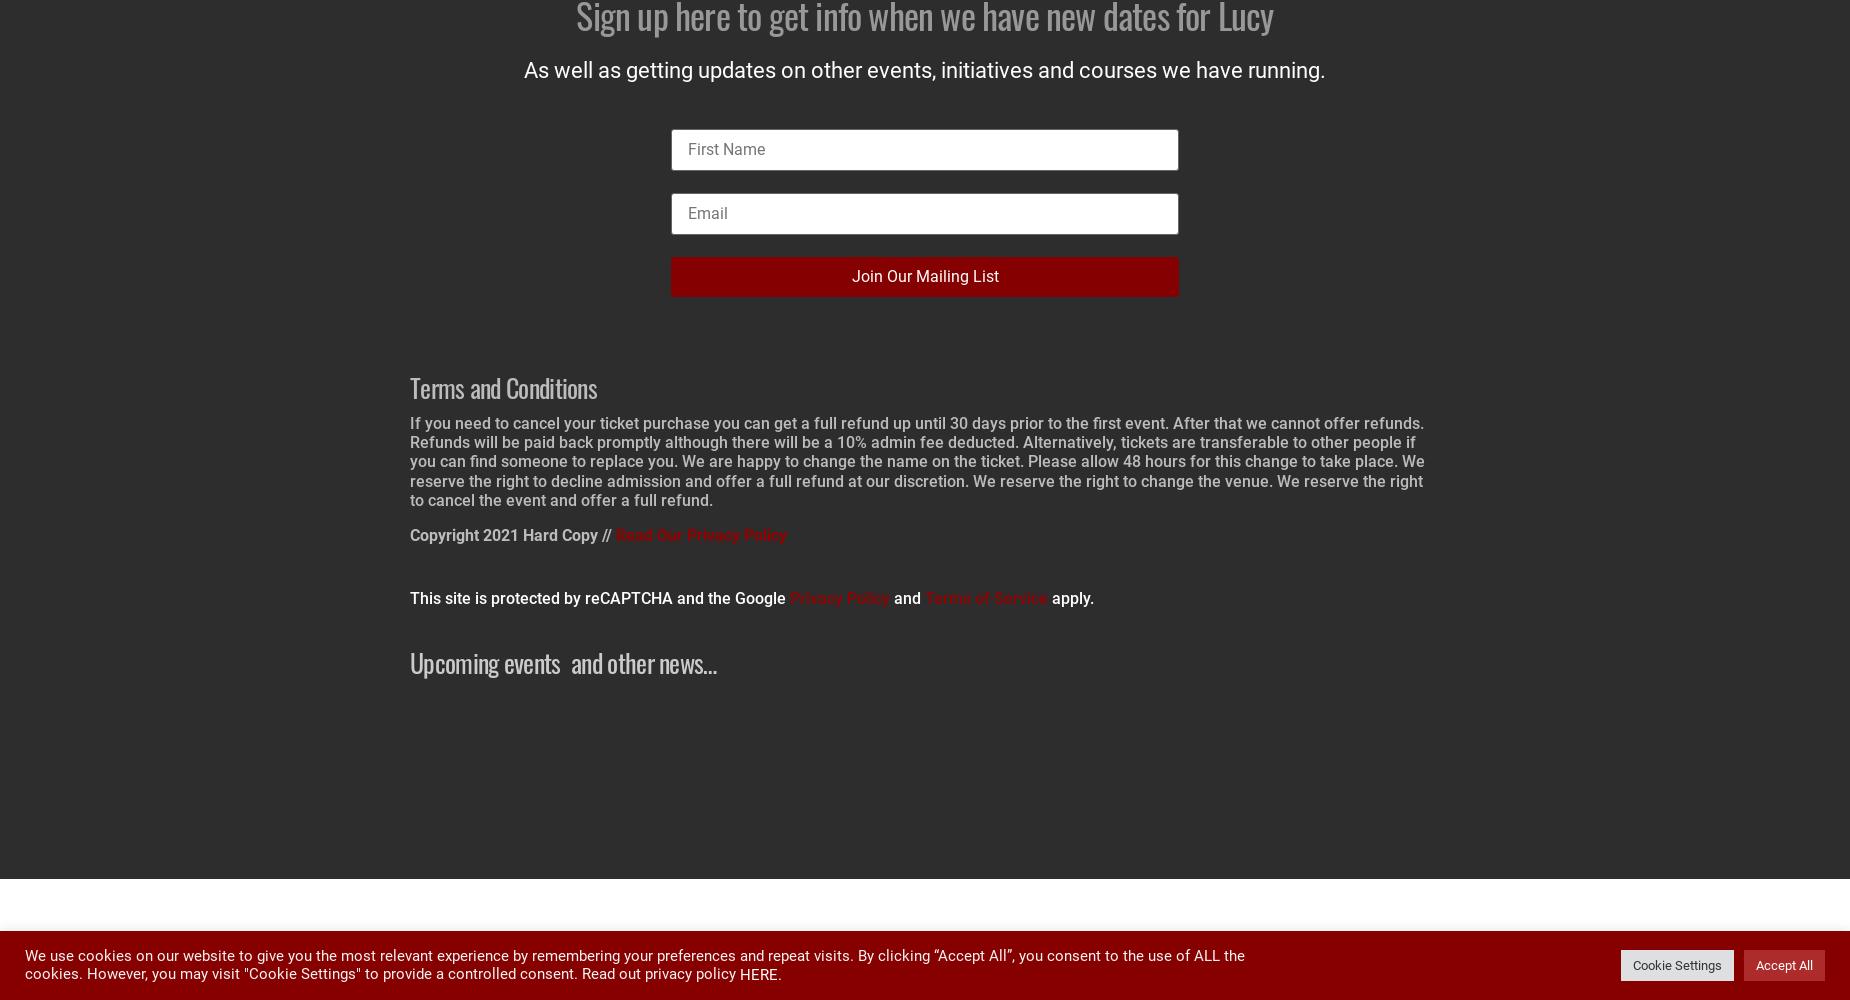  I want to click on 'Privacy Policy', so click(840, 597).